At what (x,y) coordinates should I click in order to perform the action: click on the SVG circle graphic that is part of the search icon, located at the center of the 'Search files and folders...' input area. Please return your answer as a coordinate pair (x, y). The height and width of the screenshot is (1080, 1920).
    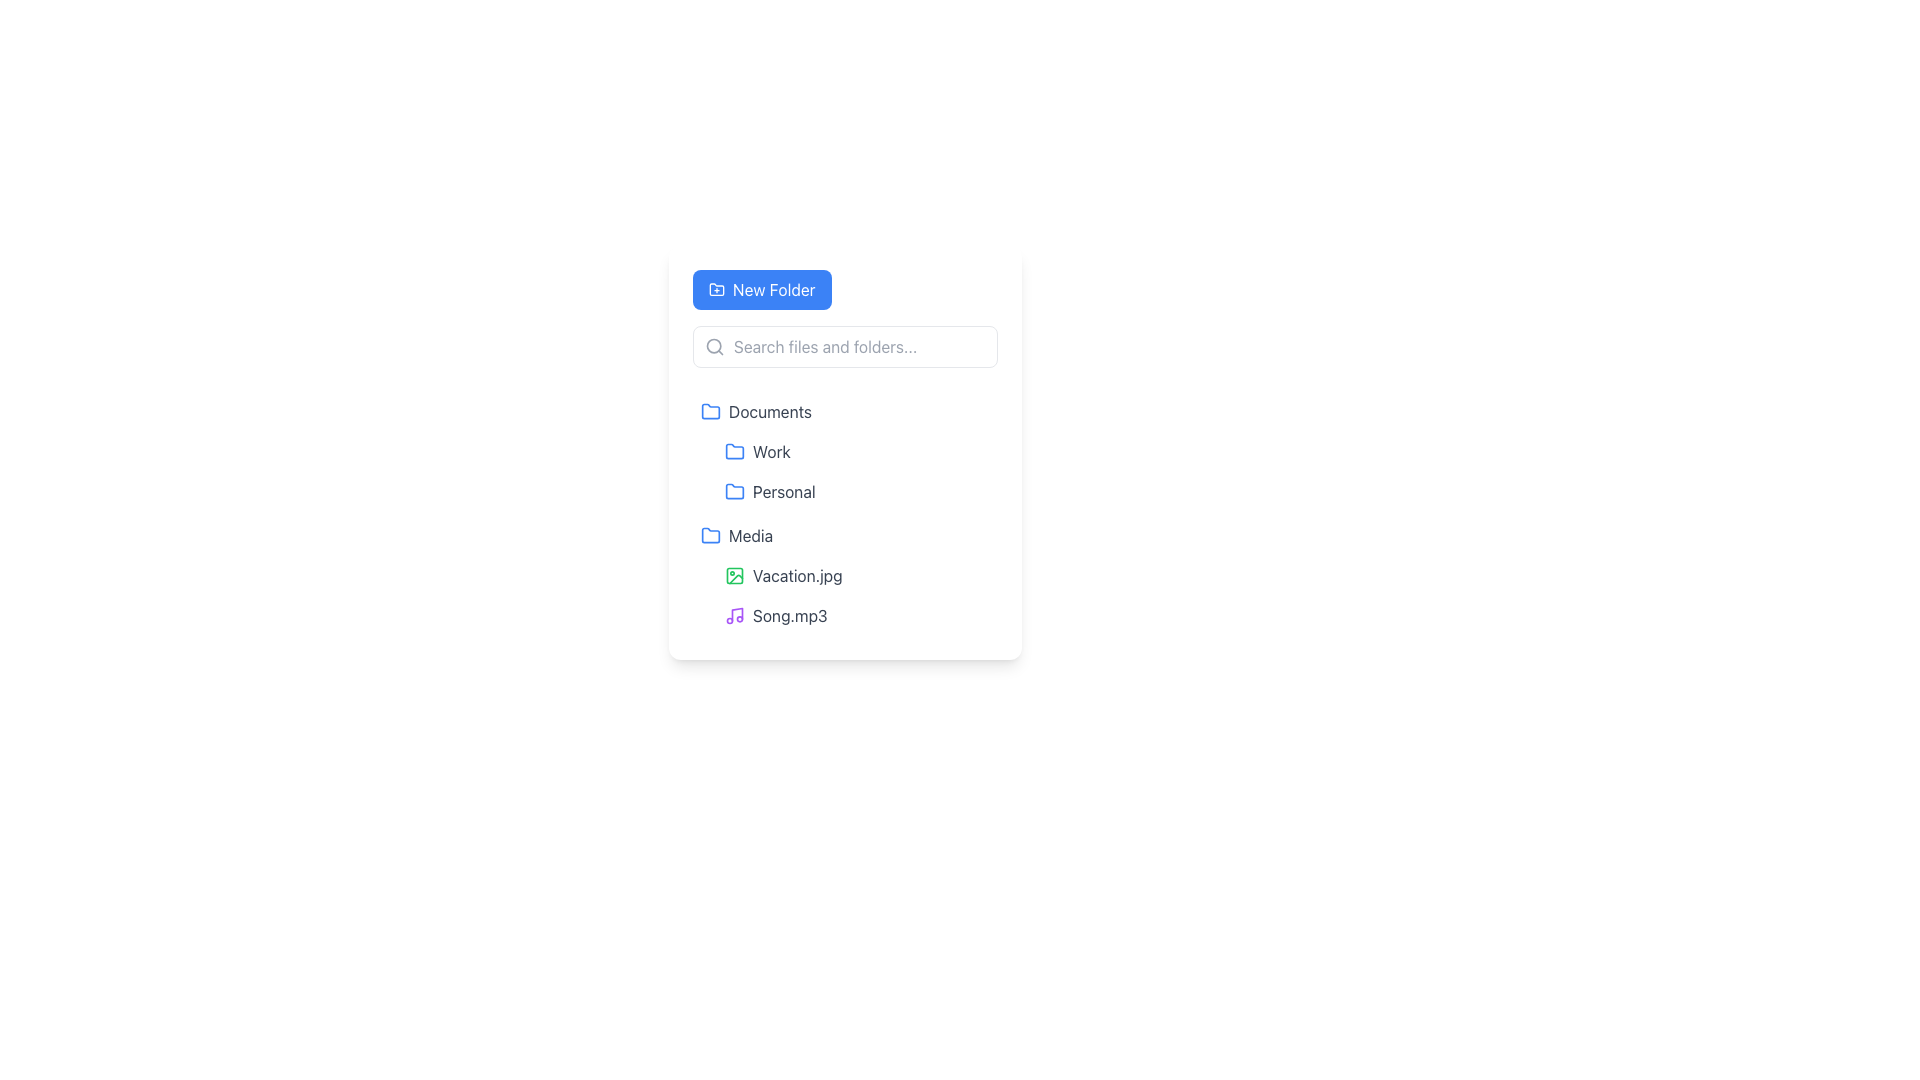
    Looking at the image, I should click on (714, 345).